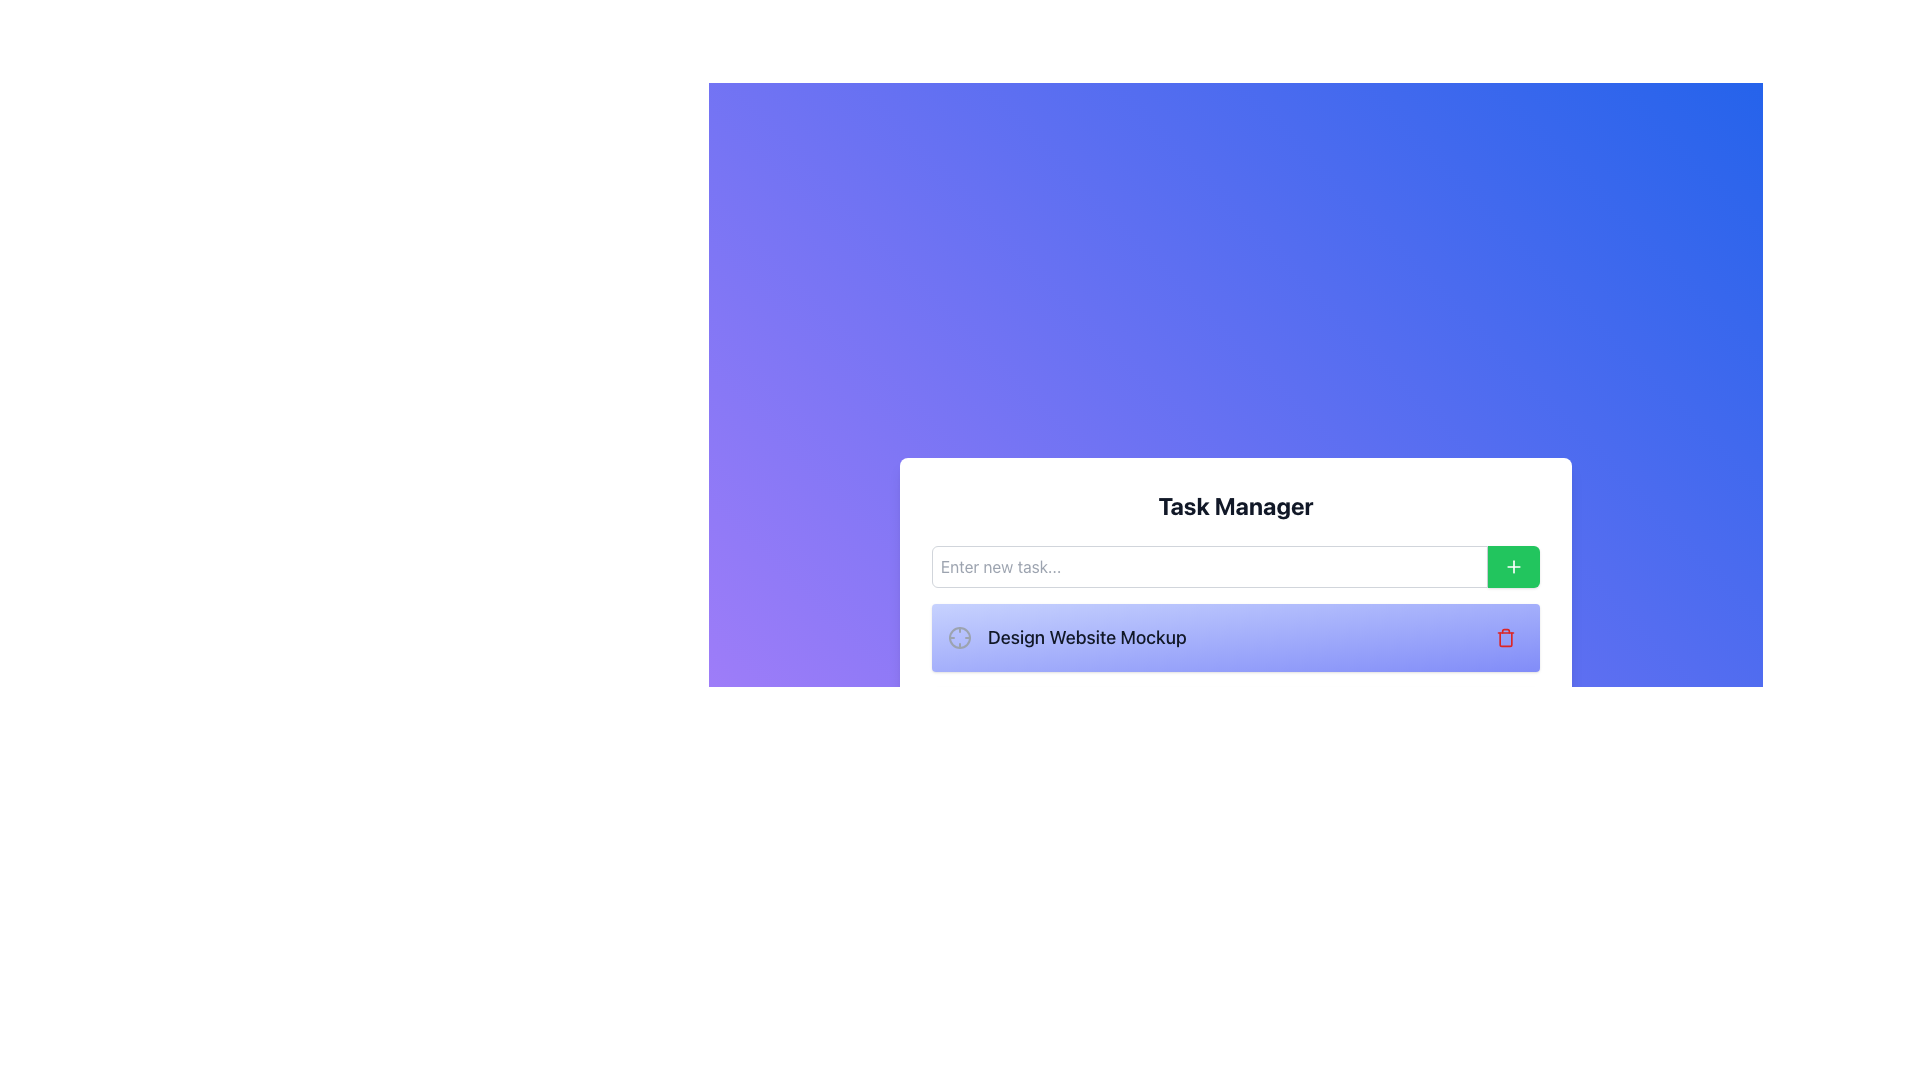  Describe the element at coordinates (1506, 637) in the screenshot. I see `the delete button located at the far right side of the task item with a purple gradient background labeled 'Design Website Mockup'` at that location.